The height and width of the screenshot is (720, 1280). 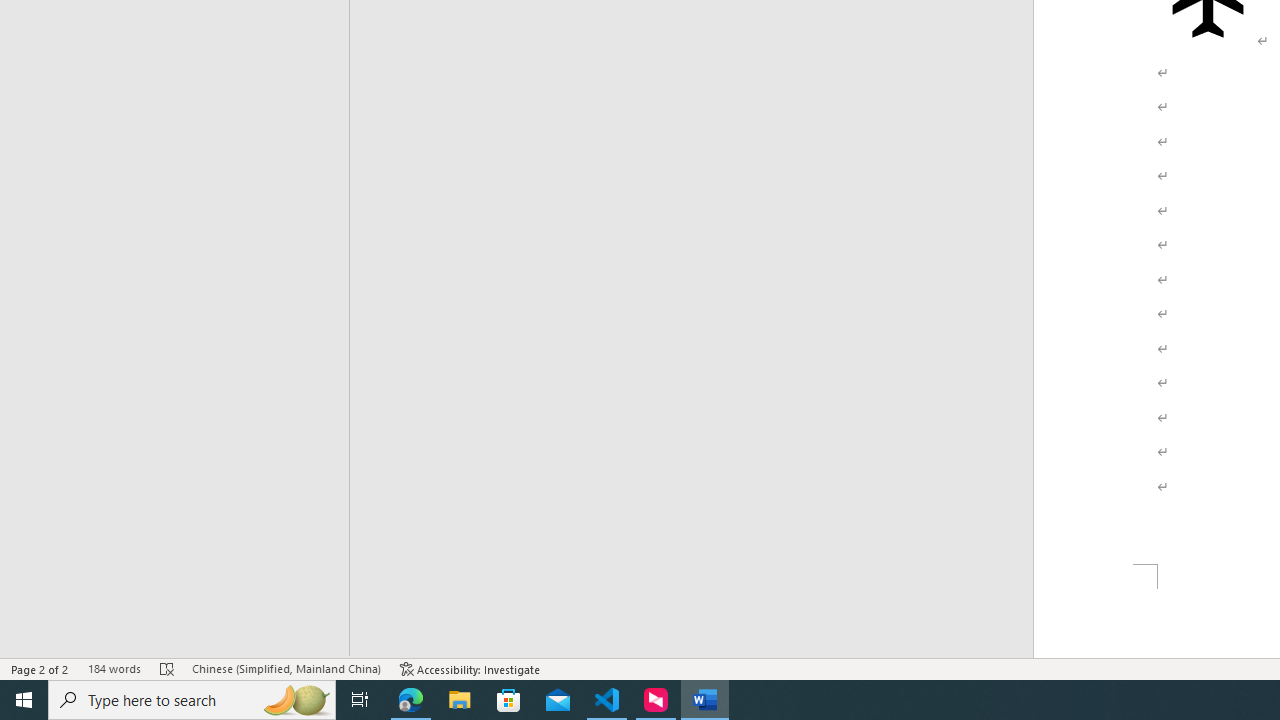 I want to click on 'Page Number Page 2 of 2', so click(x=40, y=669).